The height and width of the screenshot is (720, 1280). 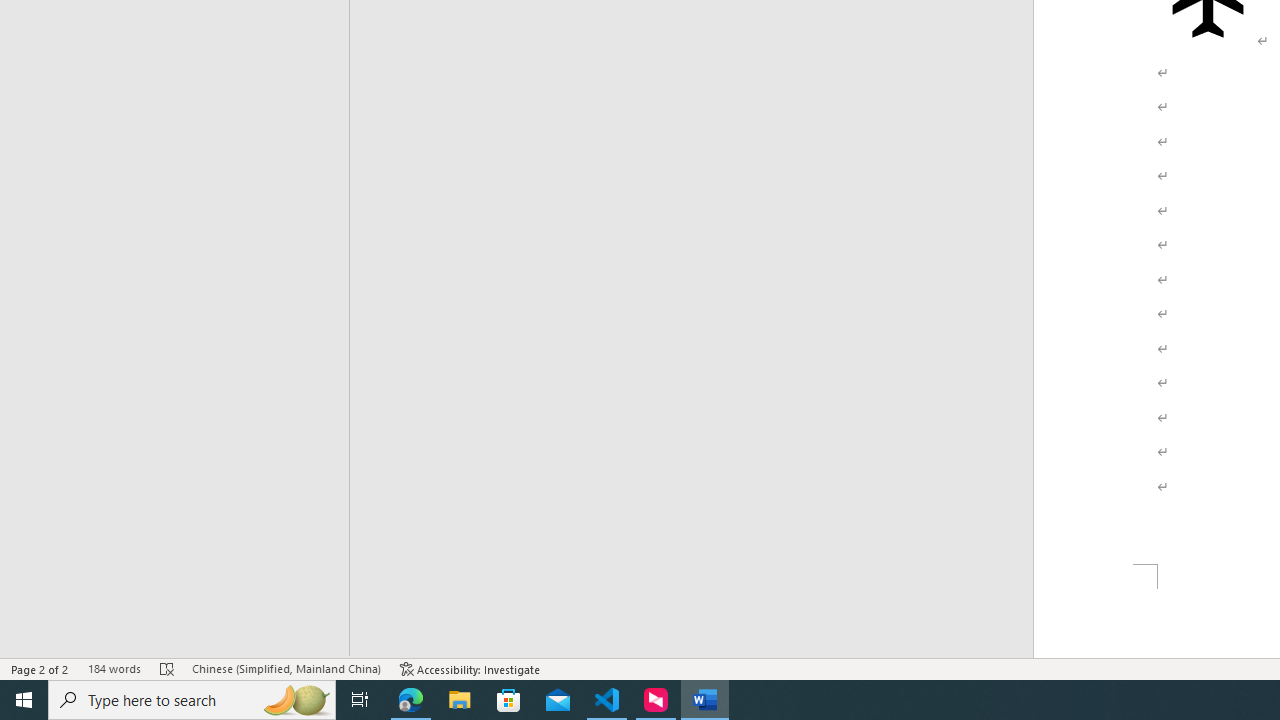 I want to click on 'Page Number Page 2 of 2', so click(x=40, y=669).